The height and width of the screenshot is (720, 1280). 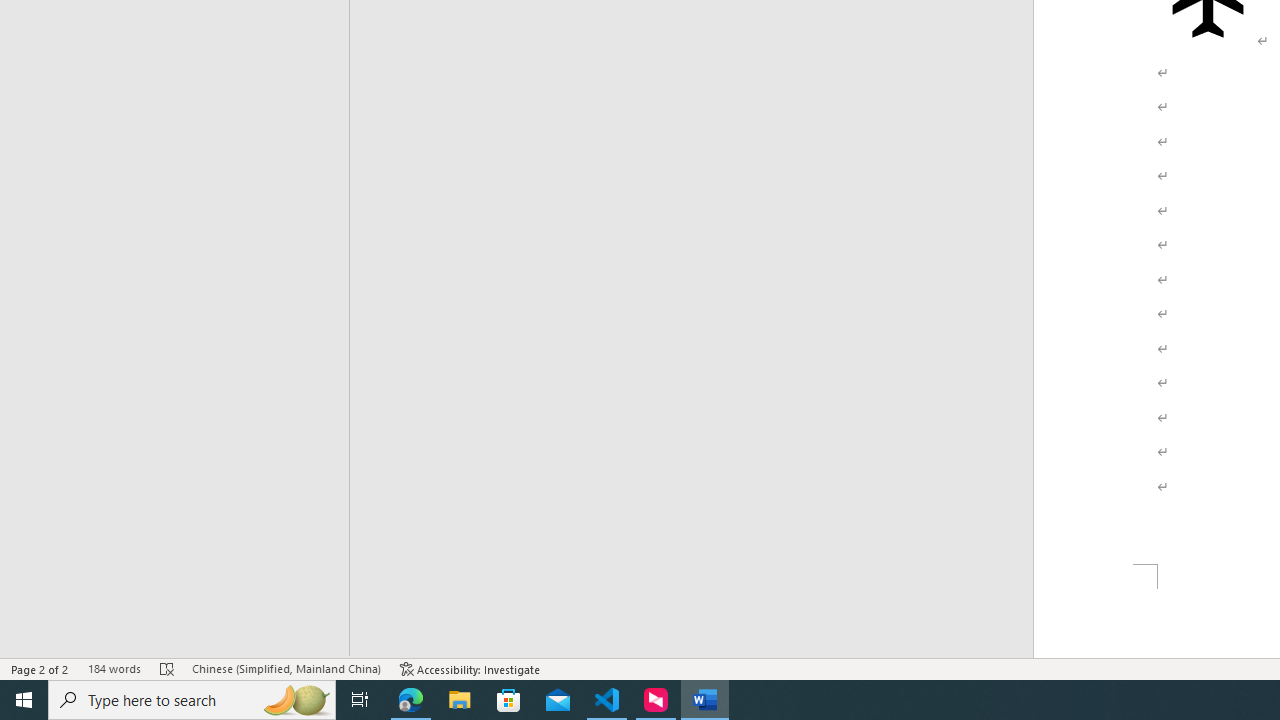 I want to click on 'Page Number Page 2 of 2', so click(x=40, y=669).